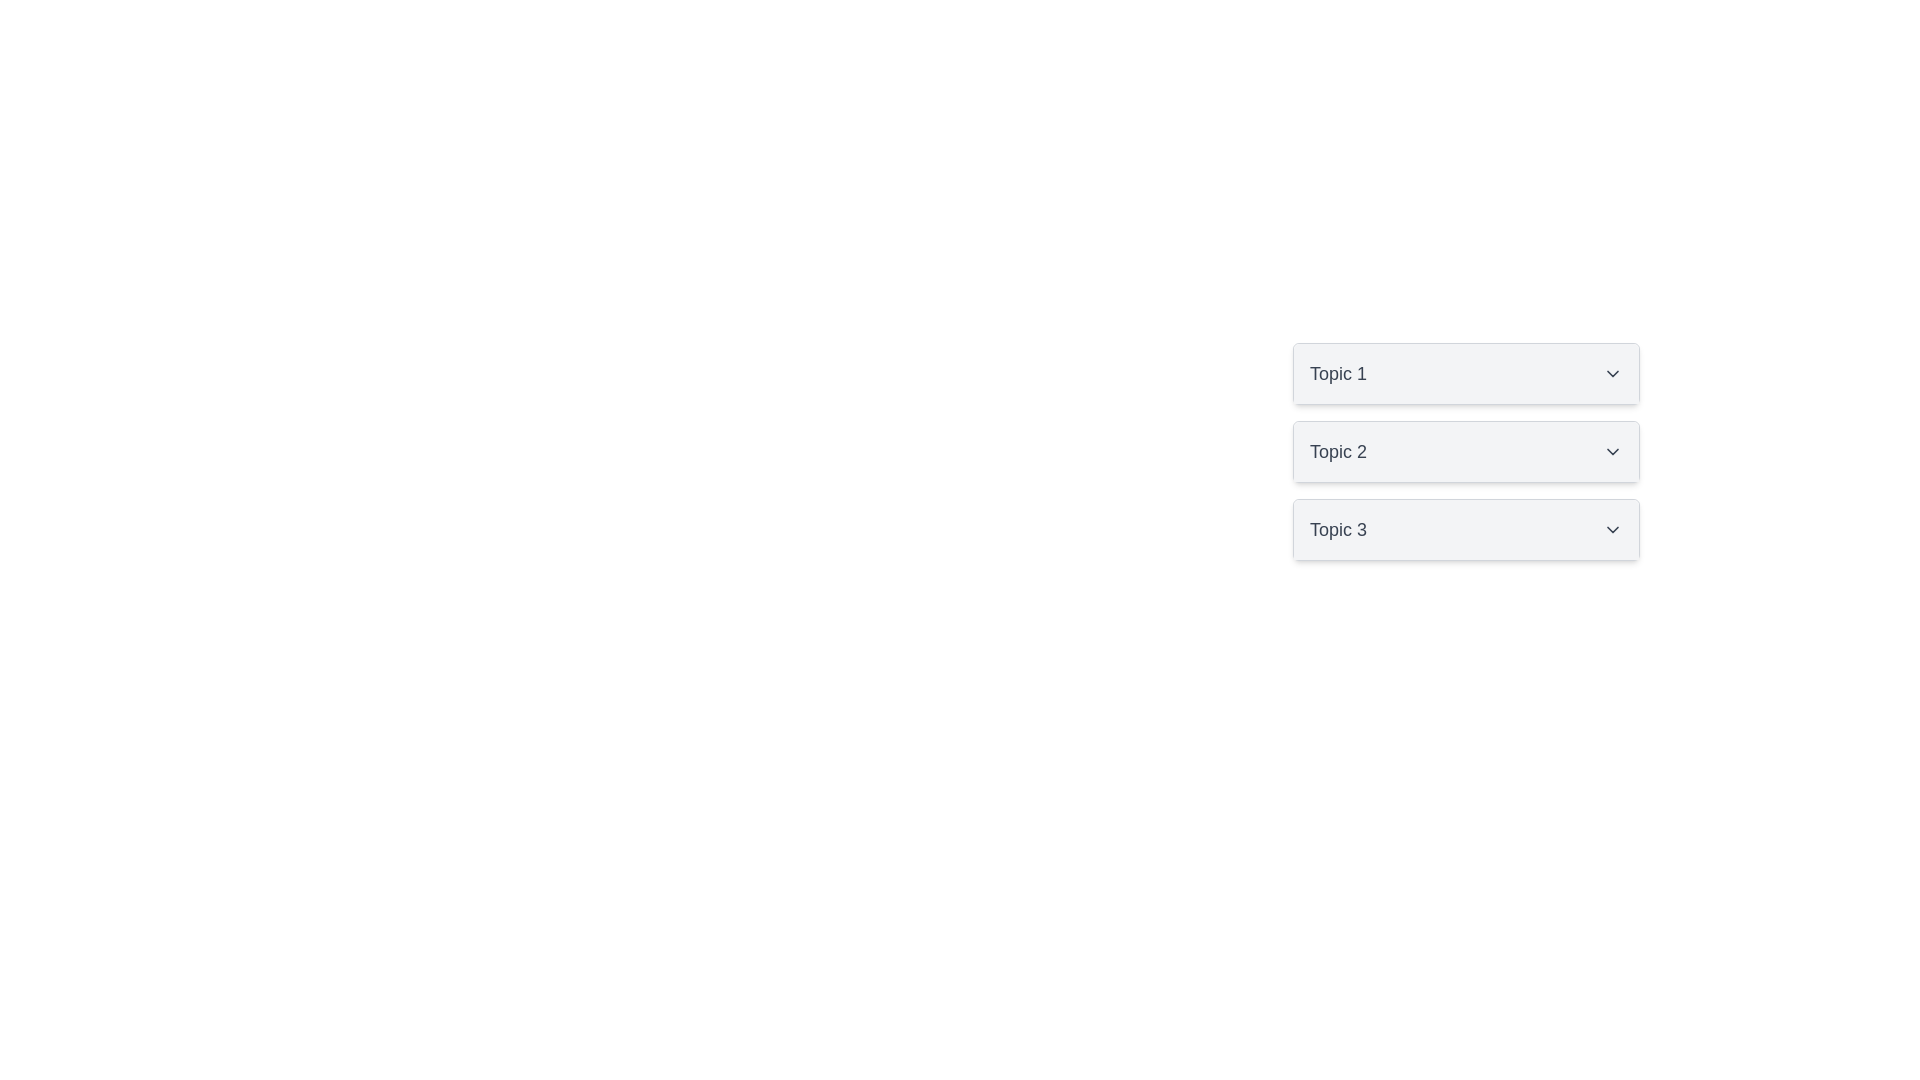  I want to click on the second button in the vertical list, so click(1466, 451).